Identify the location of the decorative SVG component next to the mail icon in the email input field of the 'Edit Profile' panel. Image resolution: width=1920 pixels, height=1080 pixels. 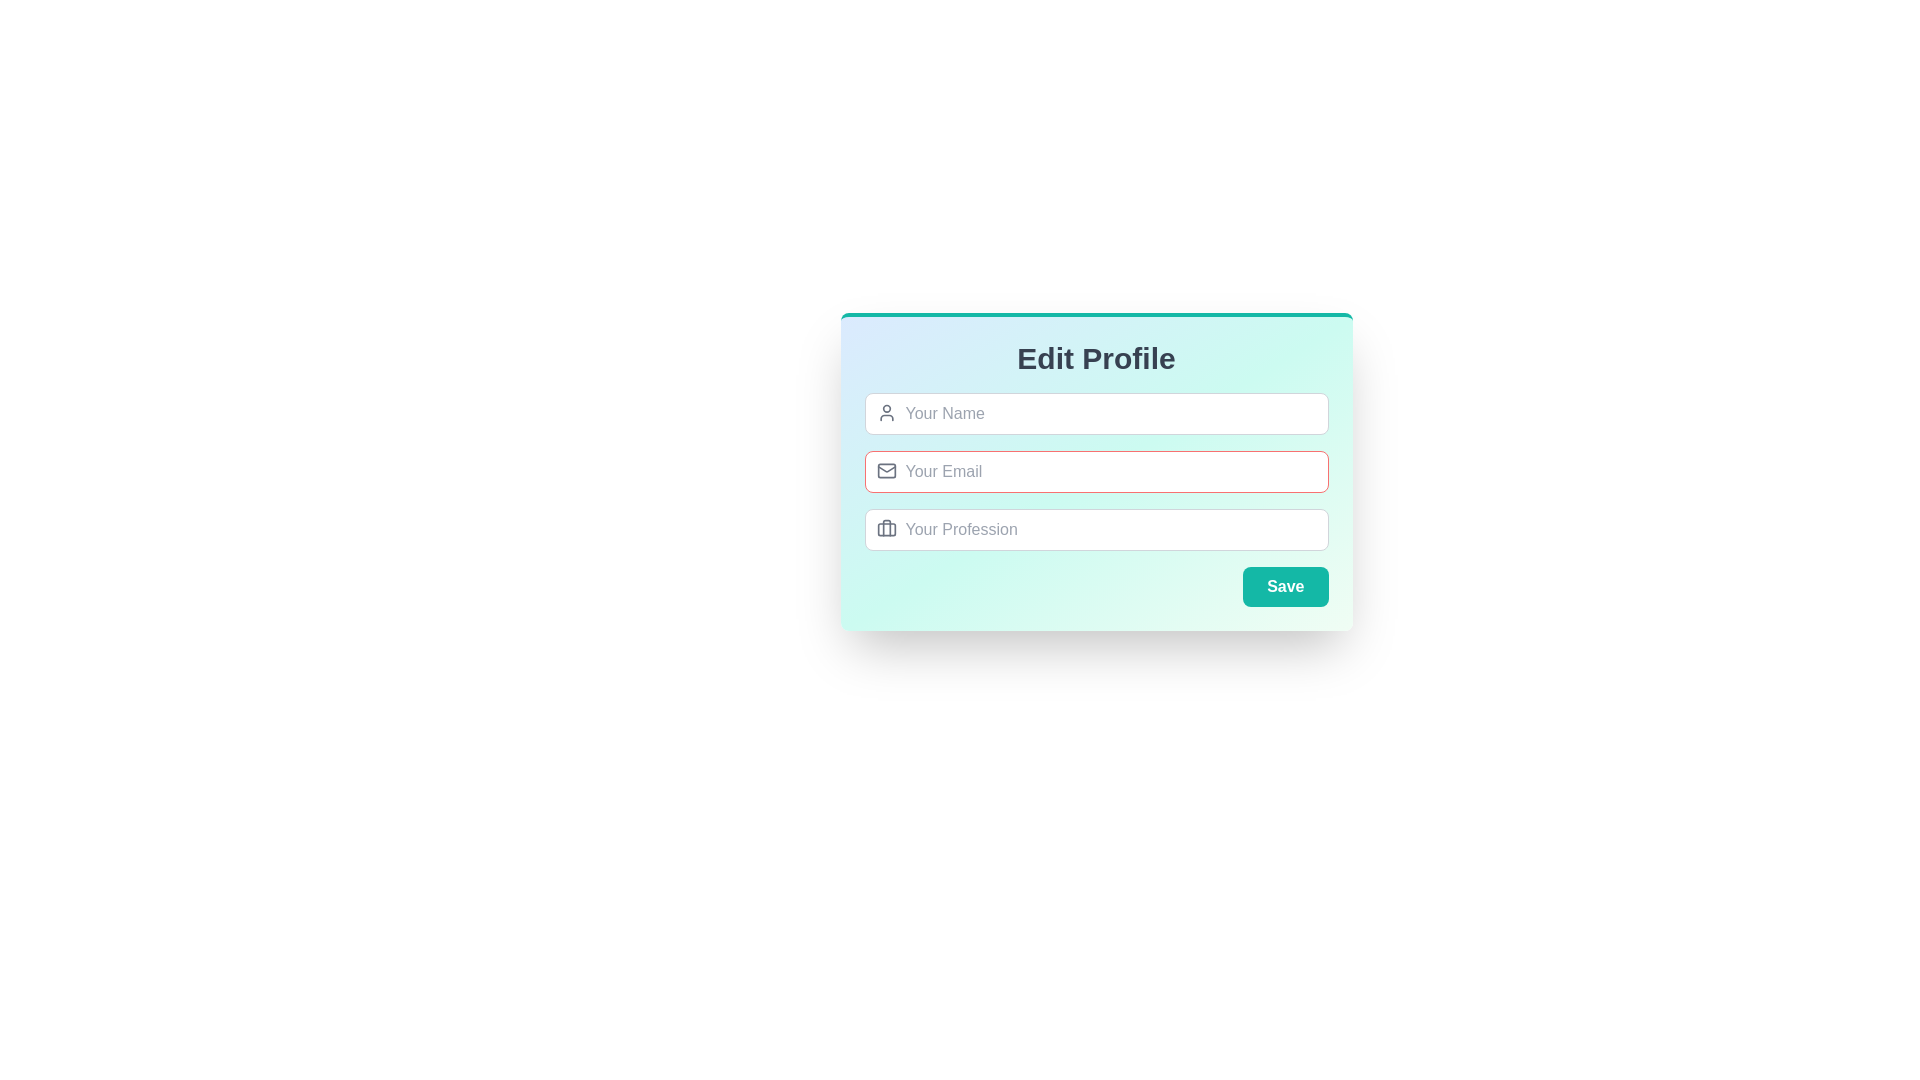
(885, 470).